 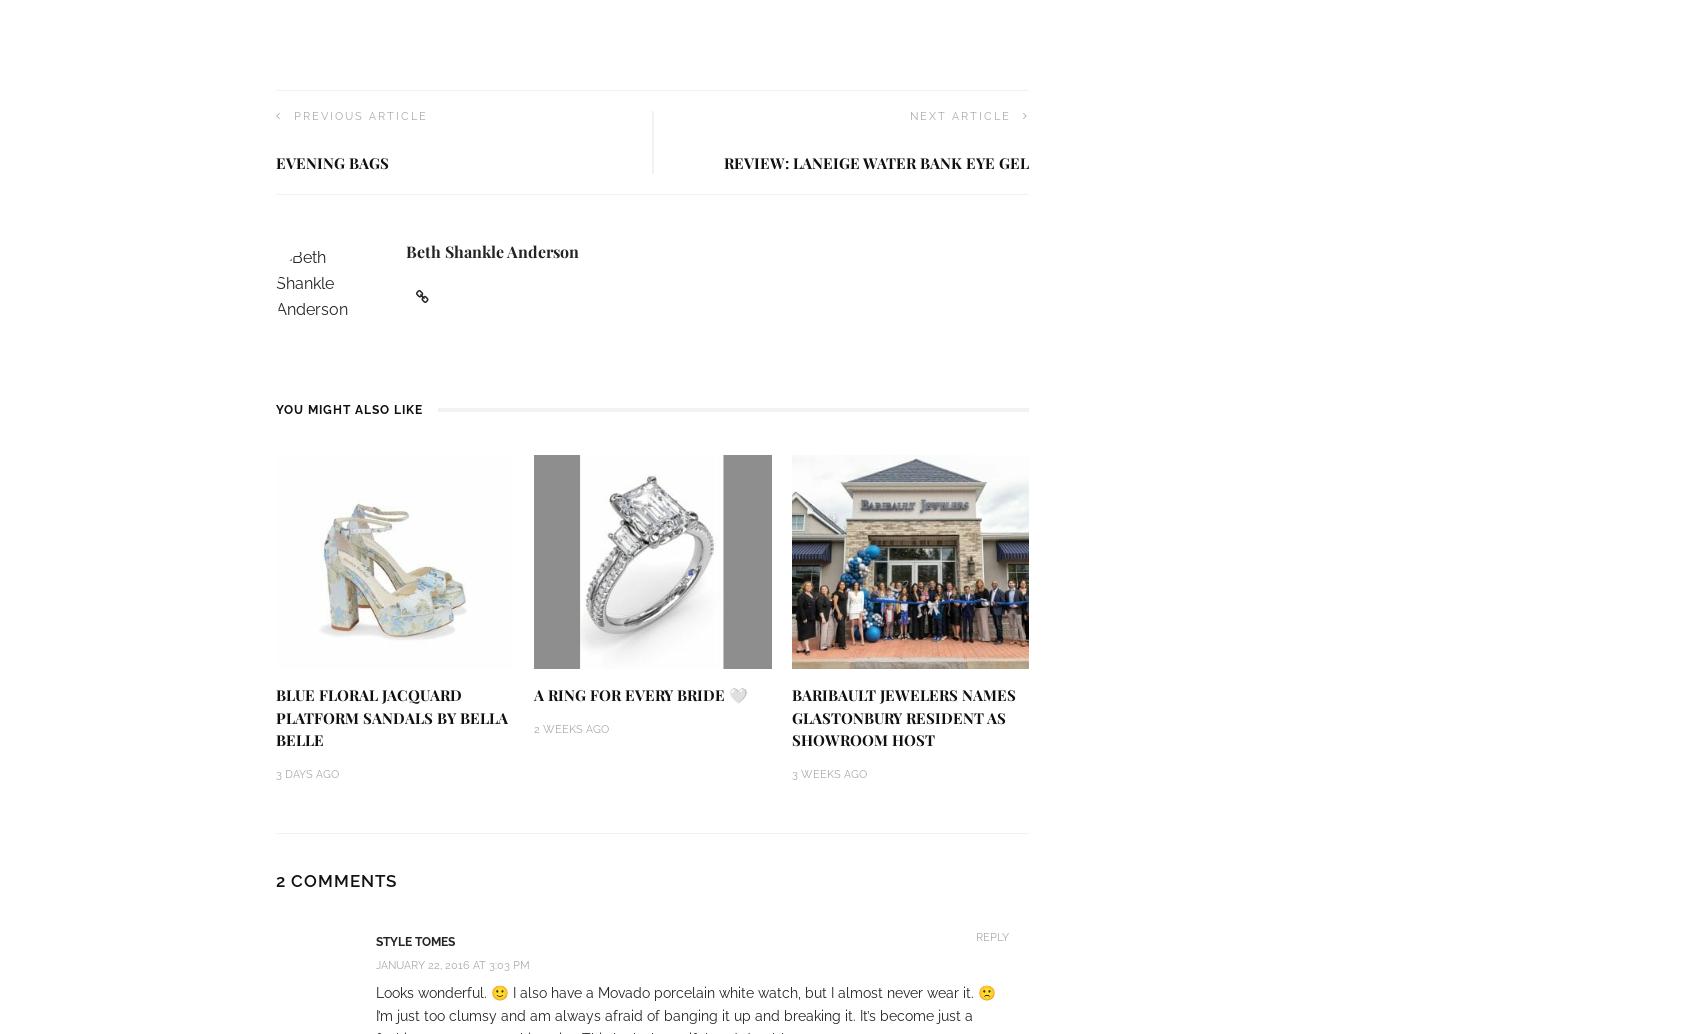 I want to click on 'previous article', so click(x=359, y=115).